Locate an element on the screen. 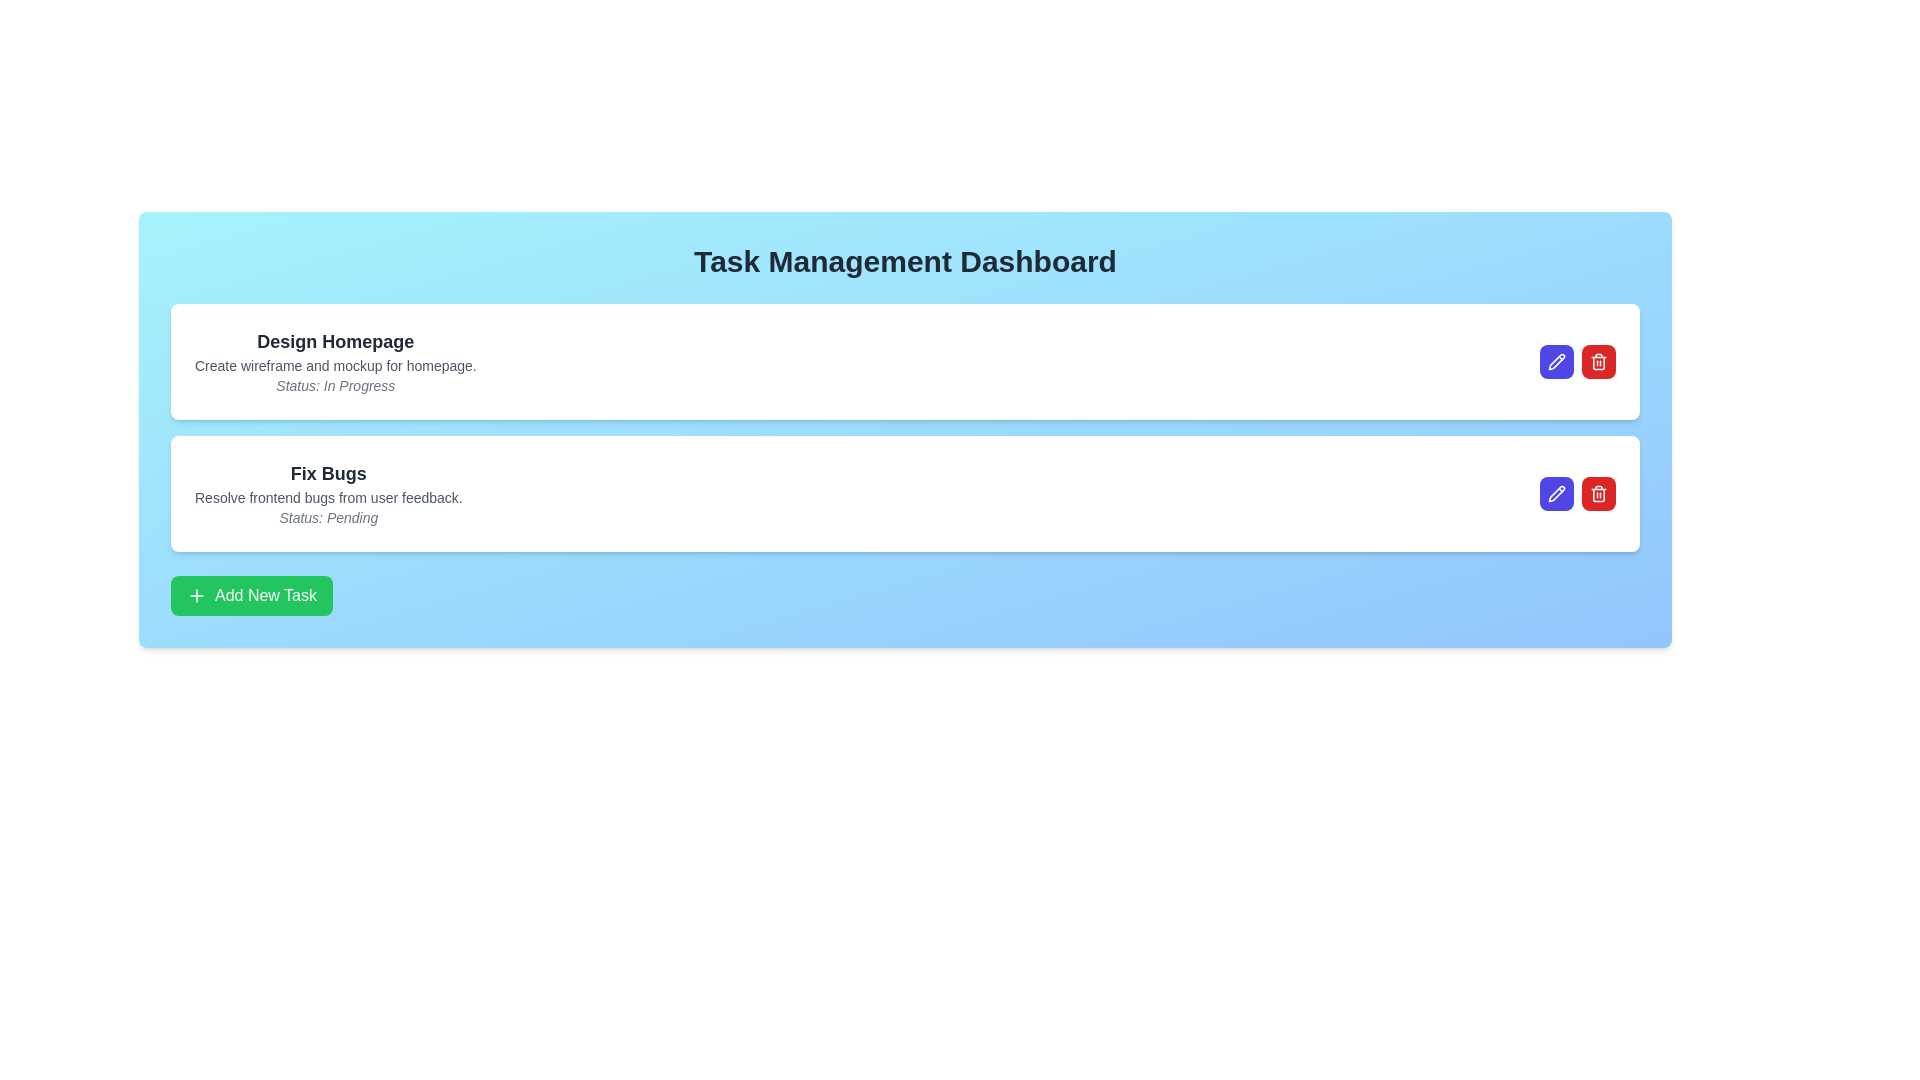 The width and height of the screenshot is (1920, 1080). the text label displaying 'Create wireframe and mockup for homepage.' which is positioned below 'Design Homepage' and above 'Status: In Progress' is located at coordinates (335, 366).